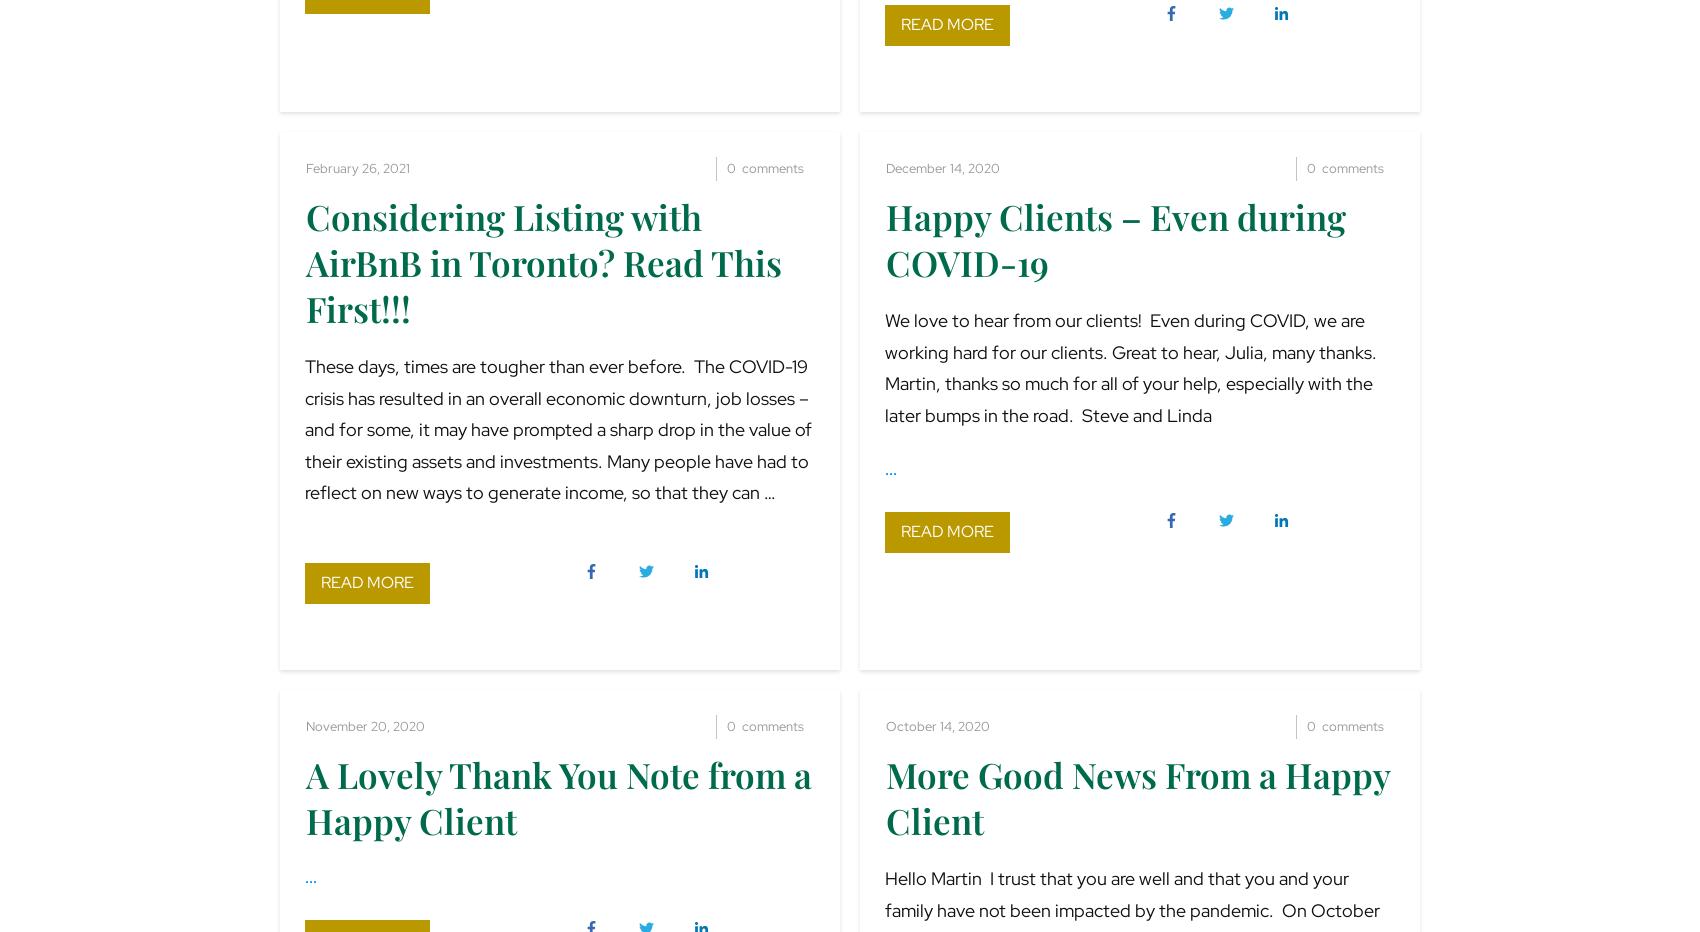 This screenshot has width=1700, height=932. What do you see at coordinates (557, 429) in the screenshot?
I see `'These days, times are tougher than ever before.  The COVID-19 crisis has resulted in an overall economic downturn, job losses – and for some, it may have prompted a sharp drop in the value of their existing assets and investments. Many people have had to reflect on new ways to generate income, so that they can'` at bounding box center [557, 429].